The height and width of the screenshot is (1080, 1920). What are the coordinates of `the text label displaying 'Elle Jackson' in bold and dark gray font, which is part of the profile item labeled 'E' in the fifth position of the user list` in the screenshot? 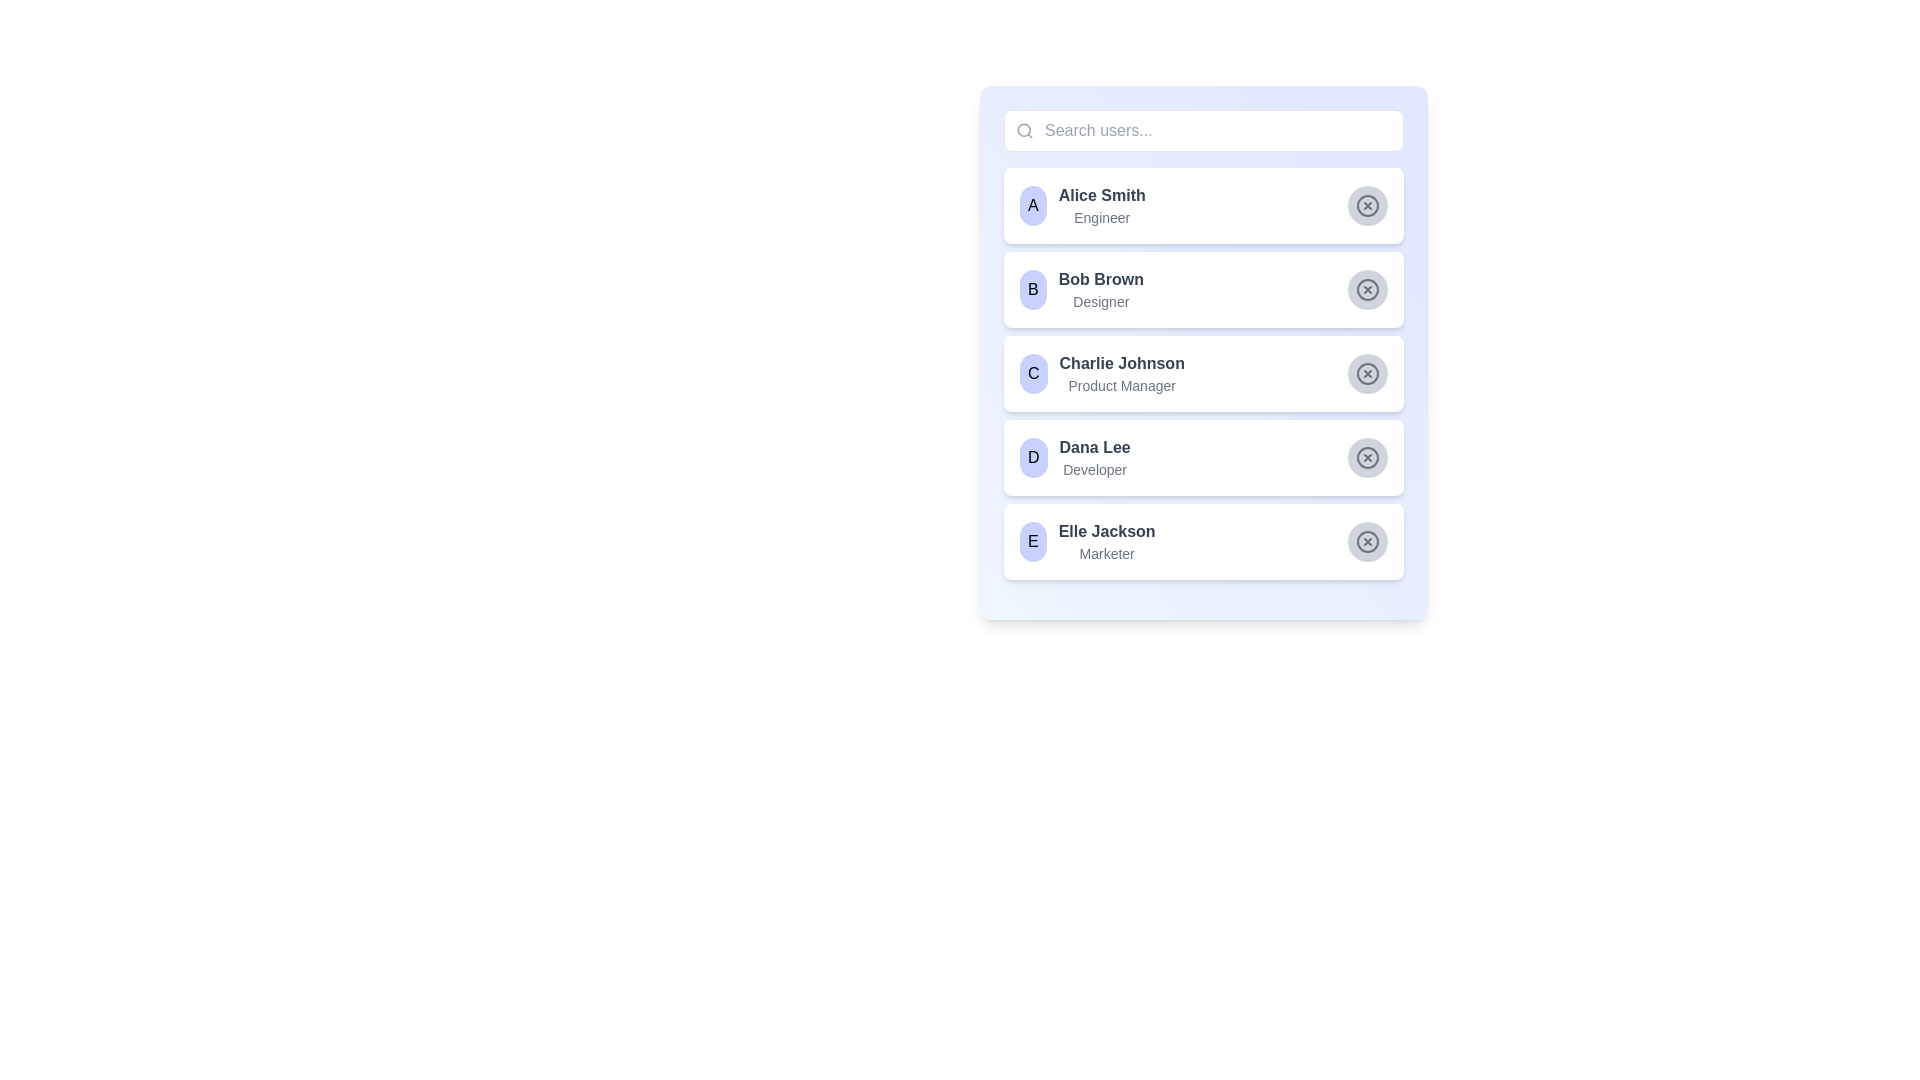 It's located at (1106, 531).